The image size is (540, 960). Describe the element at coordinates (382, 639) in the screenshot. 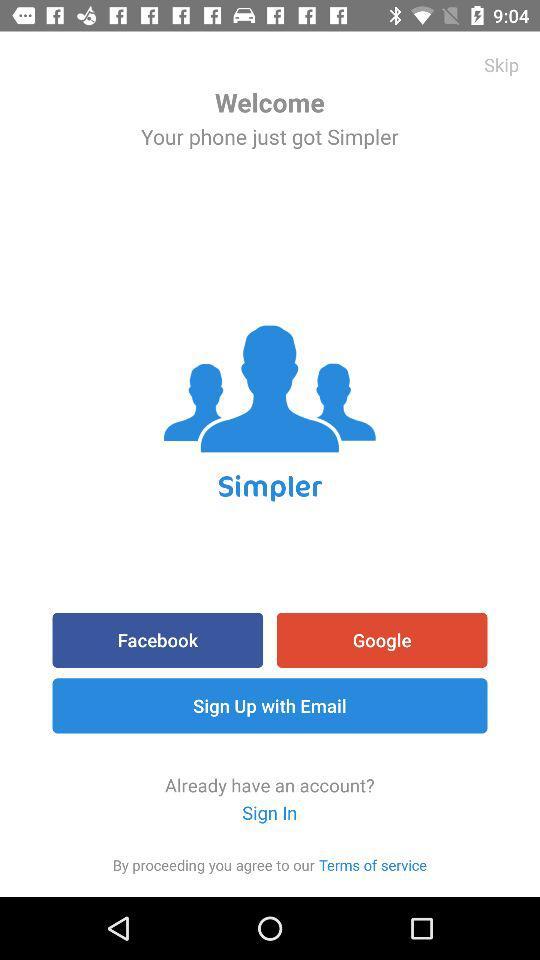

I see `google icon` at that location.